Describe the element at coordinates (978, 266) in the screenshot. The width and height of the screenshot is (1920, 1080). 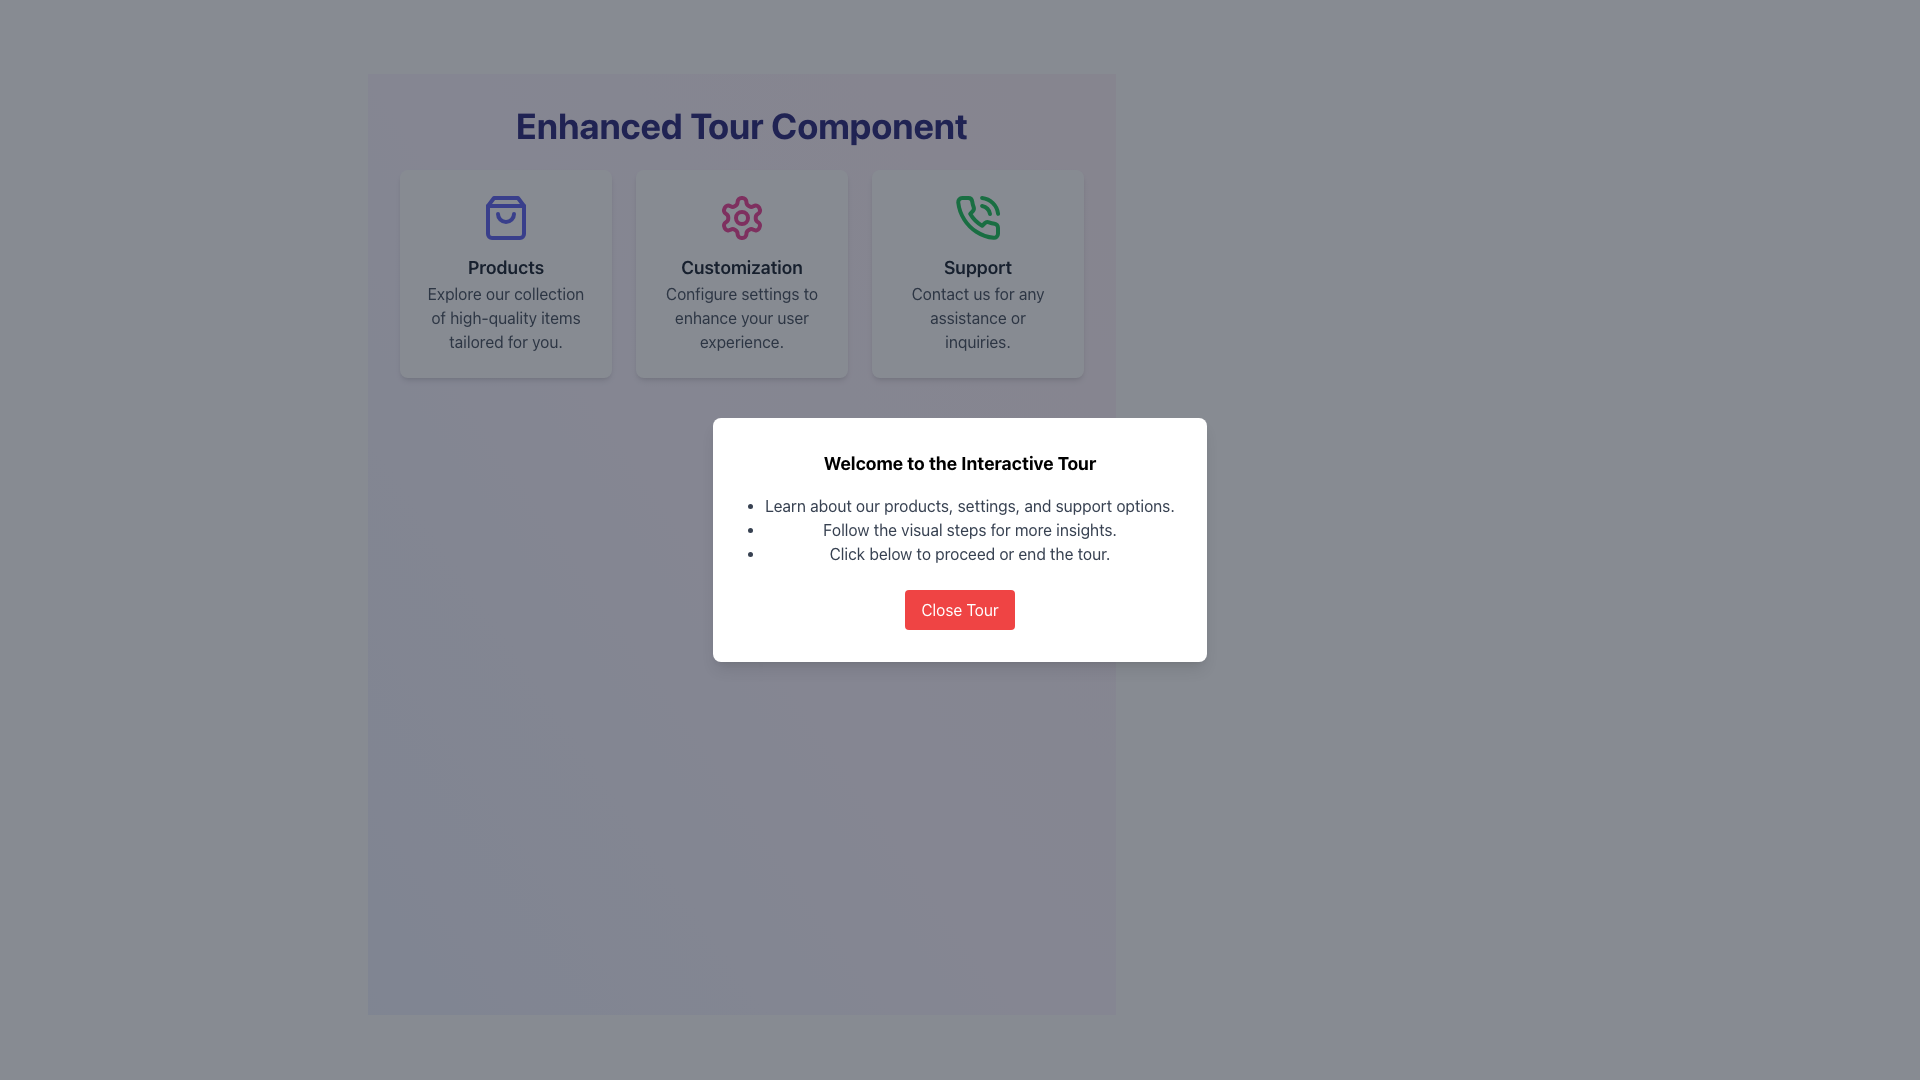
I see `text label that serves as a header for the support feature, located in the top right quadrant of the interface, below the phone call icon` at that location.